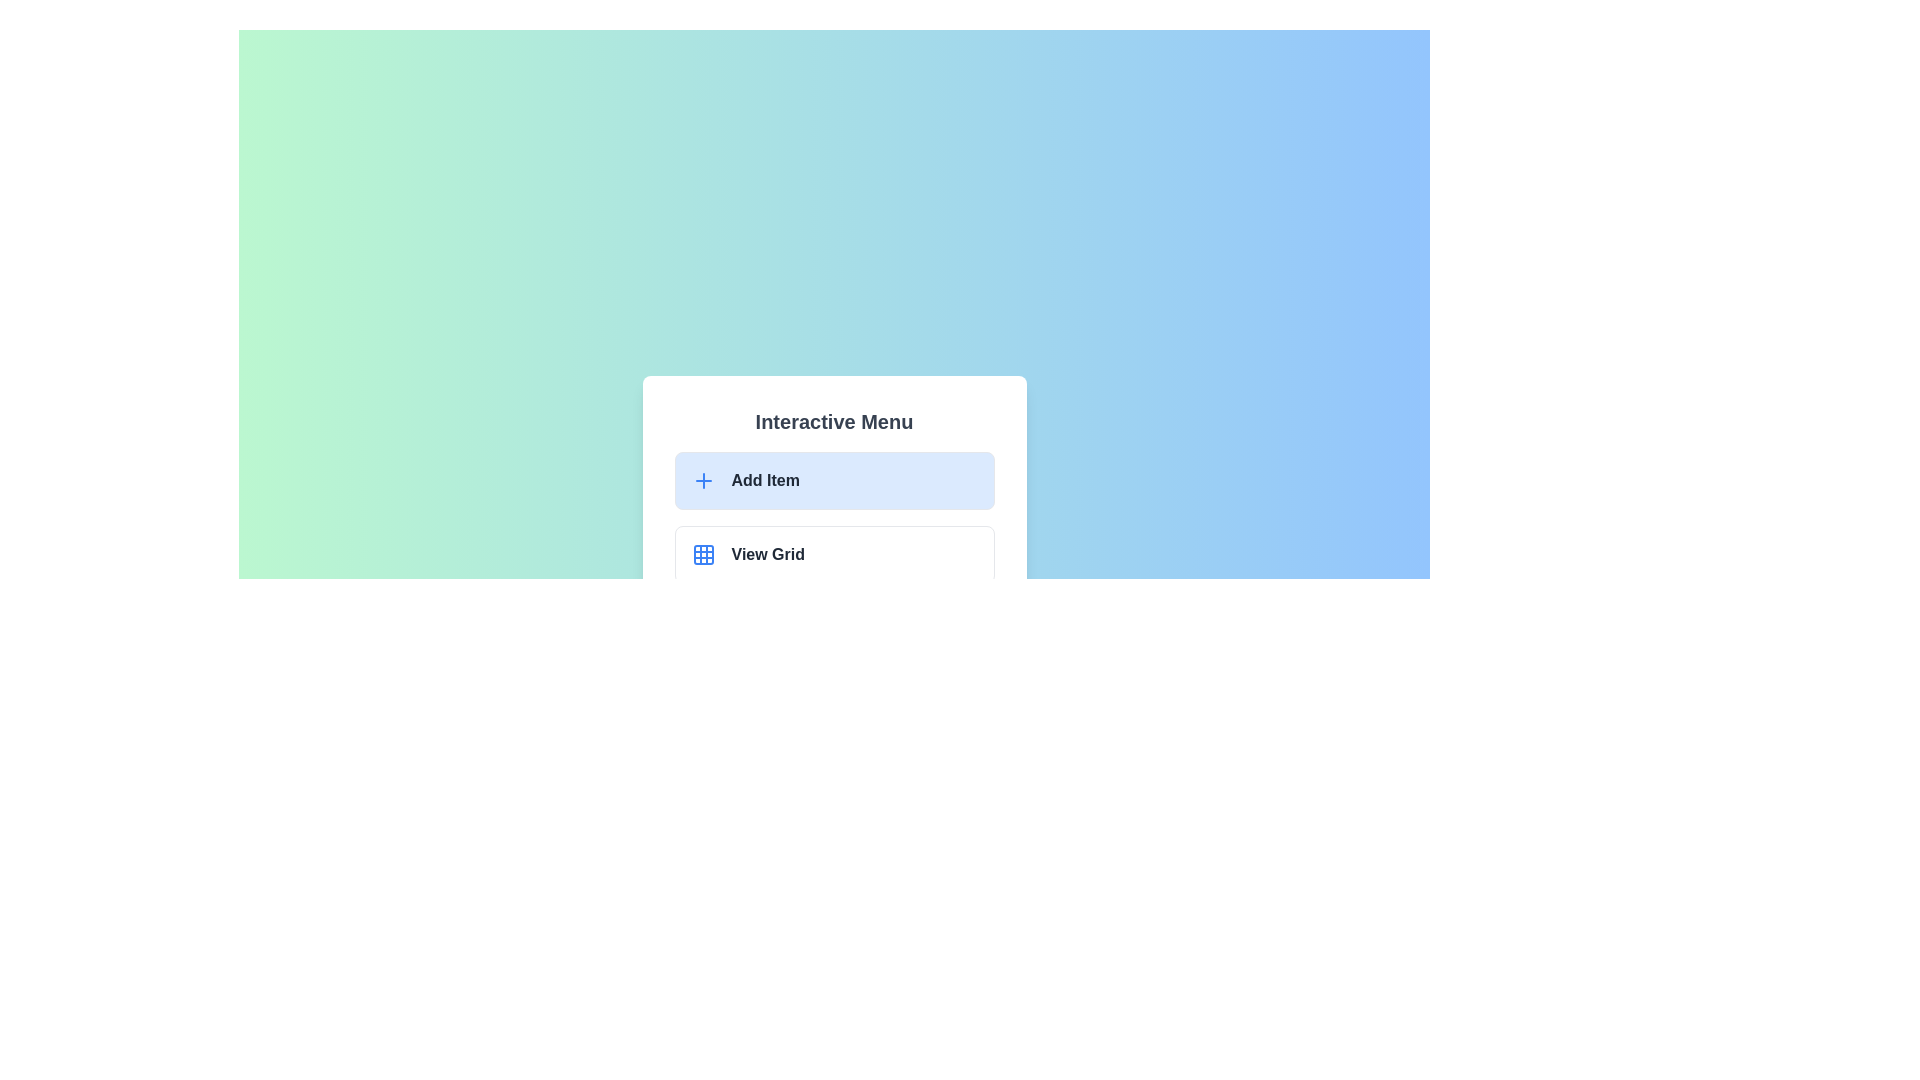  What do you see at coordinates (834, 481) in the screenshot?
I see `the menu item Add Item from the list` at bounding box center [834, 481].